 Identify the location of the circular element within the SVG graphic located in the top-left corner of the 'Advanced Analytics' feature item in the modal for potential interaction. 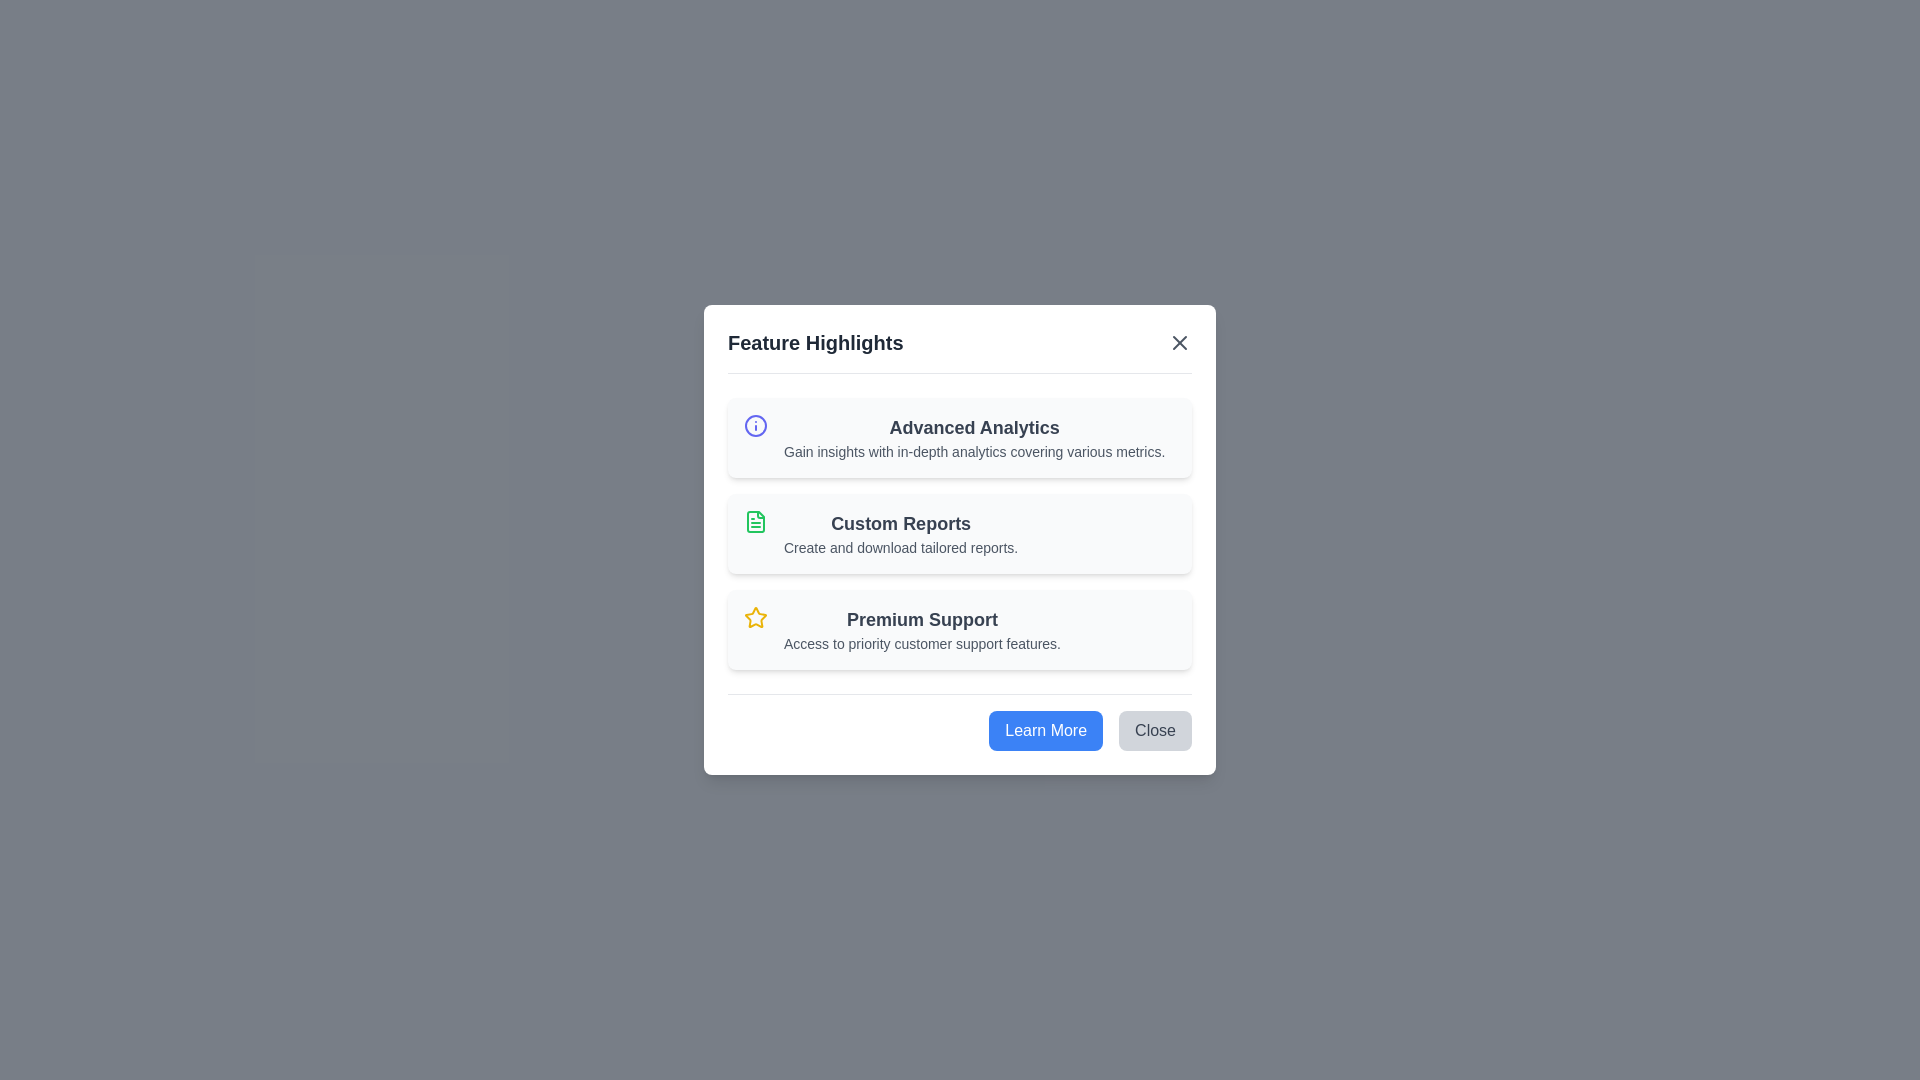
(754, 424).